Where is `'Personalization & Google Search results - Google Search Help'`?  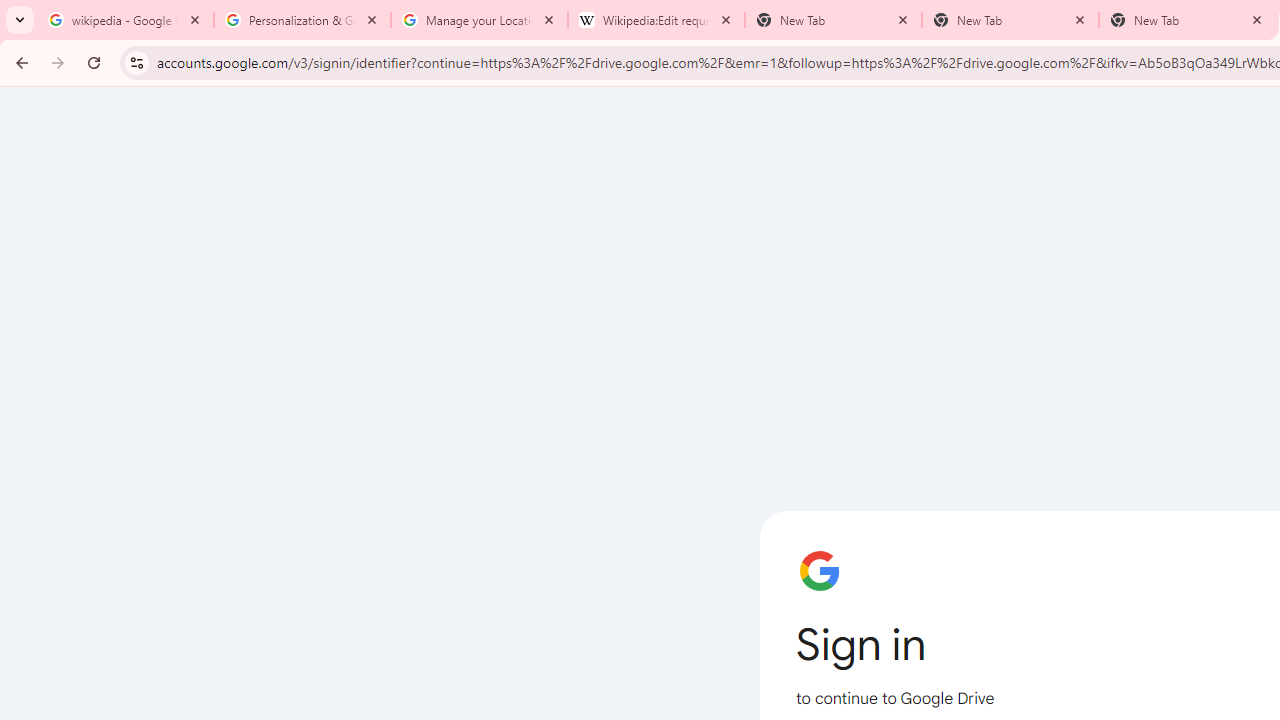 'Personalization & Google Search results - Google Search Help' is located at coordinates (301, 20).